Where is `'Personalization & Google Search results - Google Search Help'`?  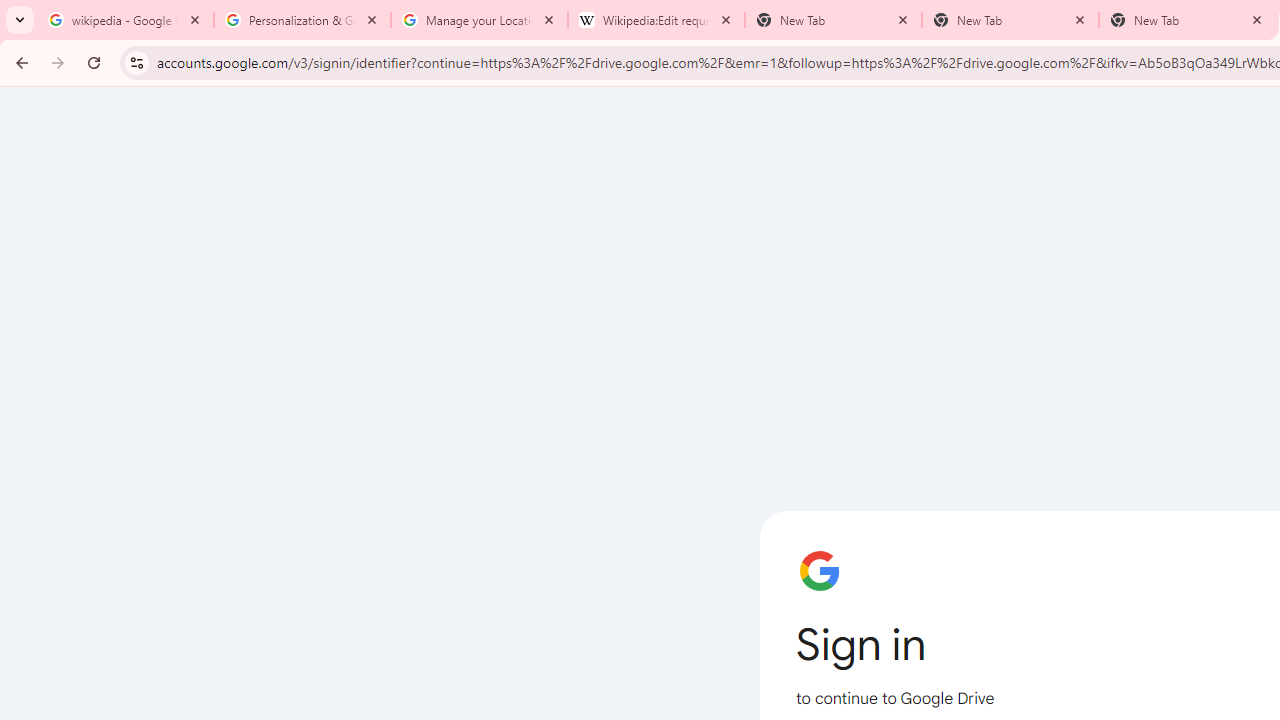 'Personalization & Google Search results - Google Search Help' is located at coordinates (301, 20).